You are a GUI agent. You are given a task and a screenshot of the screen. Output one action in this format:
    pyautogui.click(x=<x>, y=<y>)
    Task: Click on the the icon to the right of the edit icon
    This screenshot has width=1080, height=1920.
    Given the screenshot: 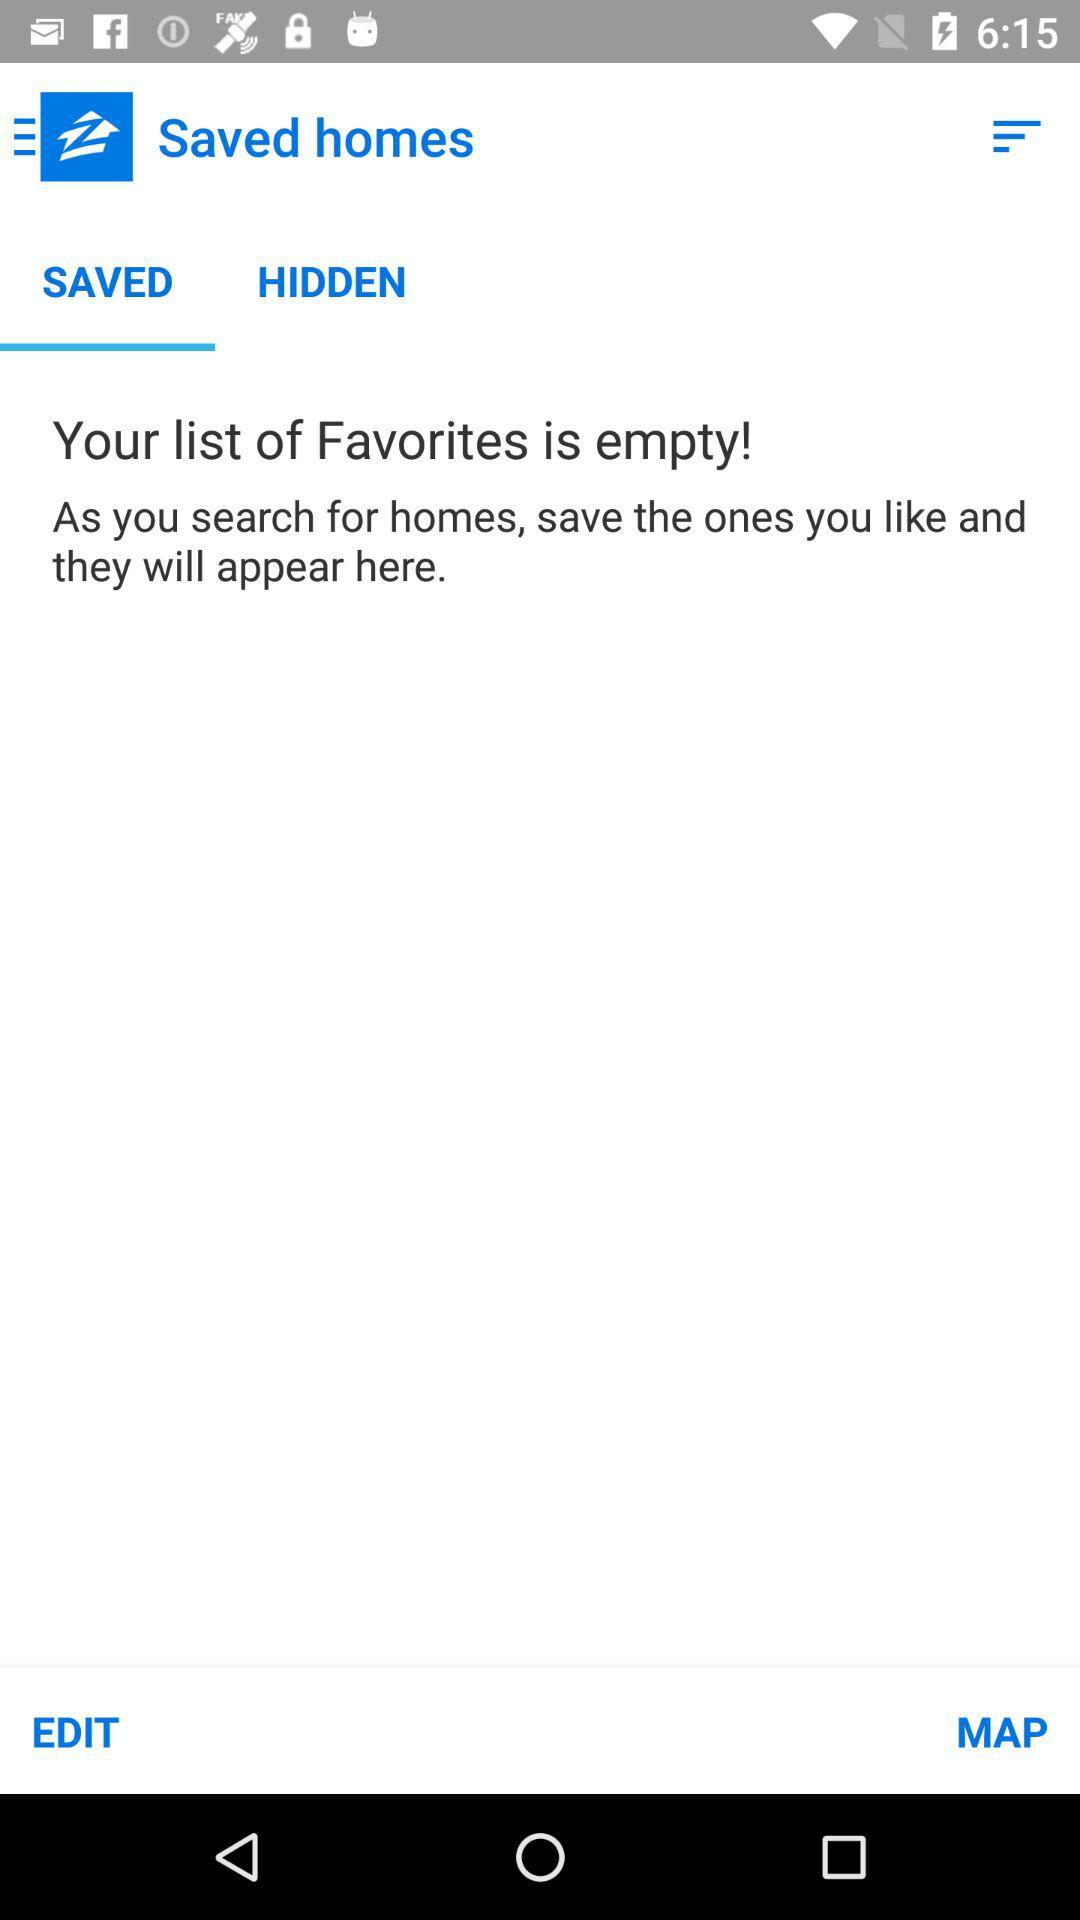 What is the action you would take?
    pyautogui.click(x=810, y=1730)
    